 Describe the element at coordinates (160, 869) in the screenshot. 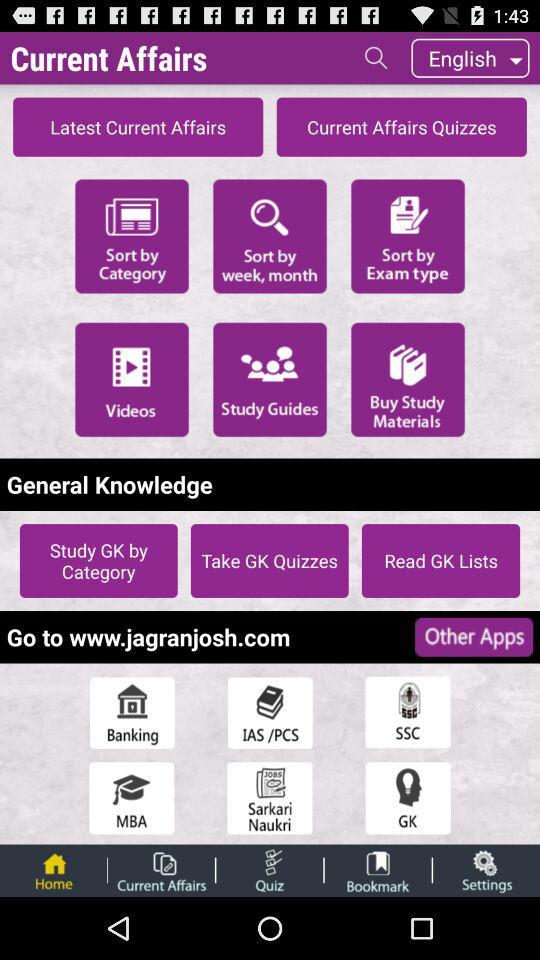

I see `current affair news` at that location.